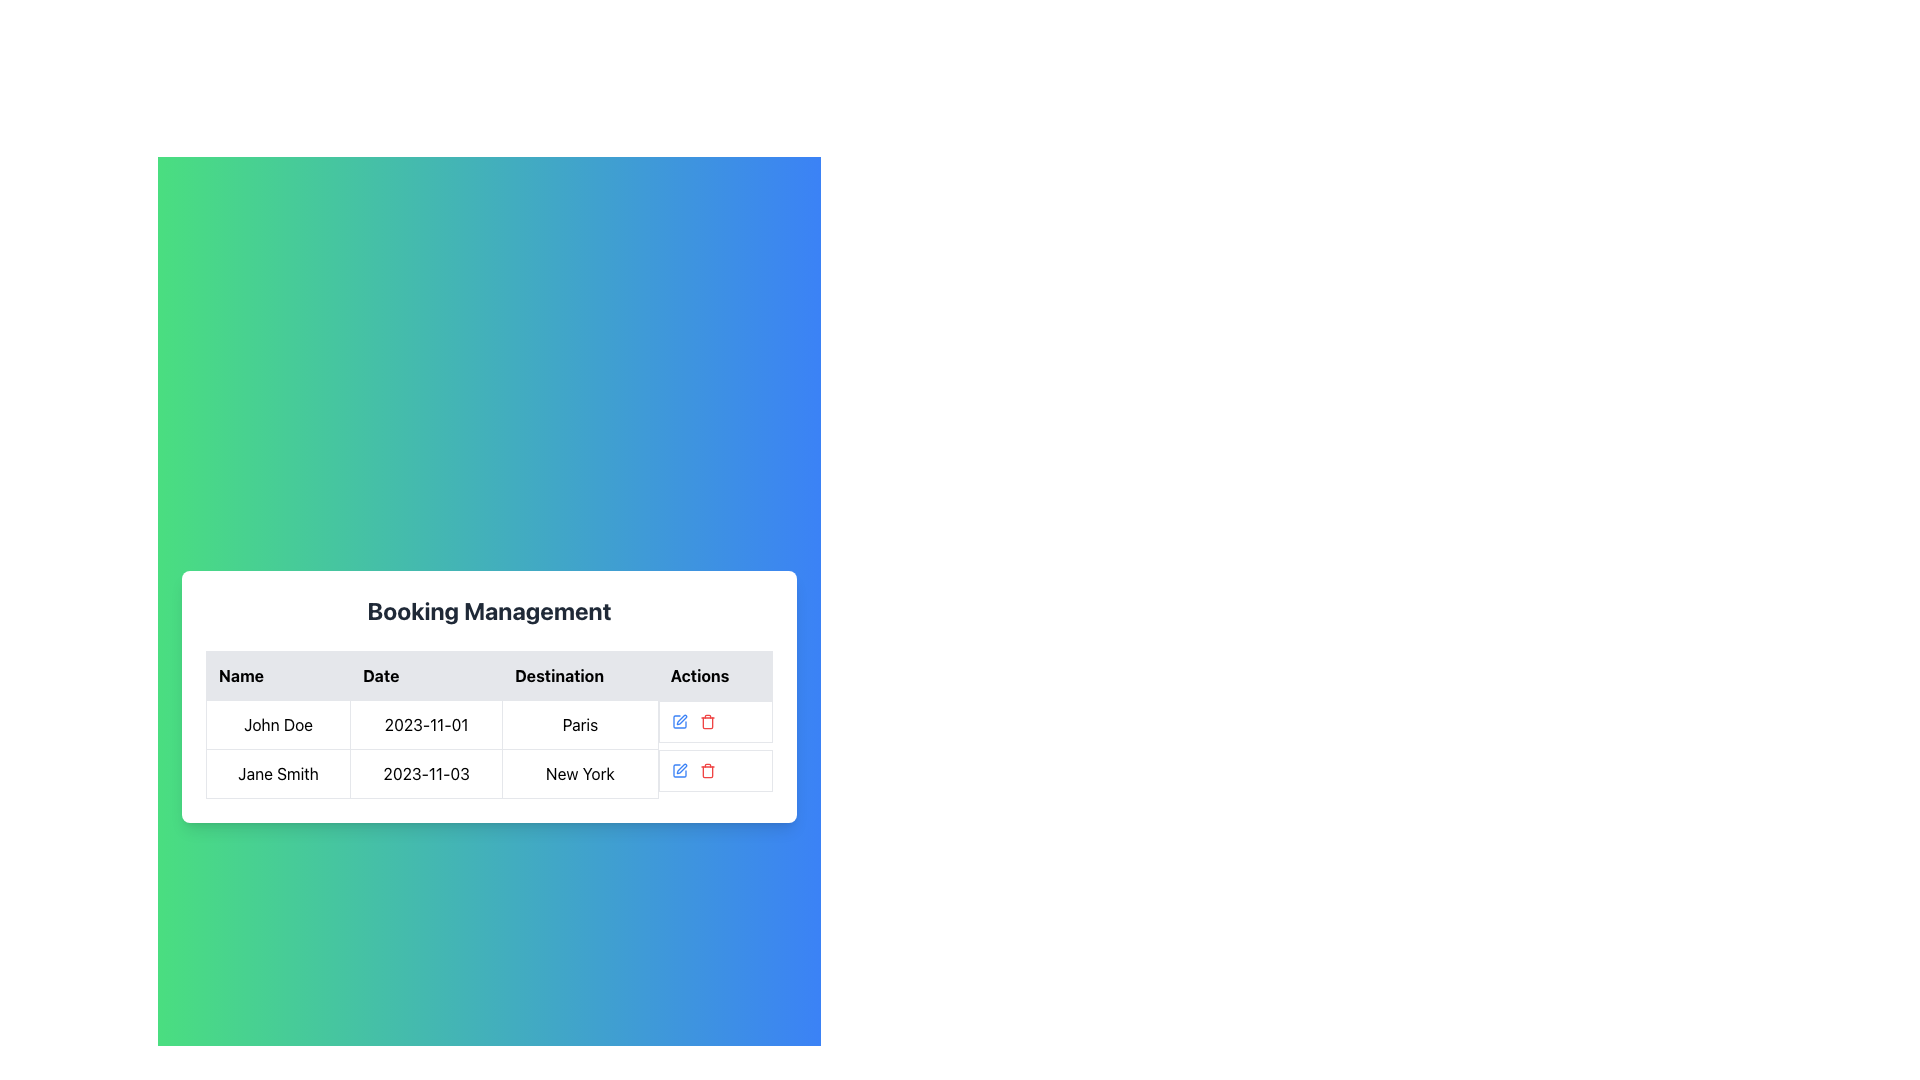 This screenshot has height=1080, width=1920. Describe the element at coordinates (681, 720) in the screenshot. I see `the editing icon button in the 'Actions' column of the second row corresponding to Jane Smith` at that location.